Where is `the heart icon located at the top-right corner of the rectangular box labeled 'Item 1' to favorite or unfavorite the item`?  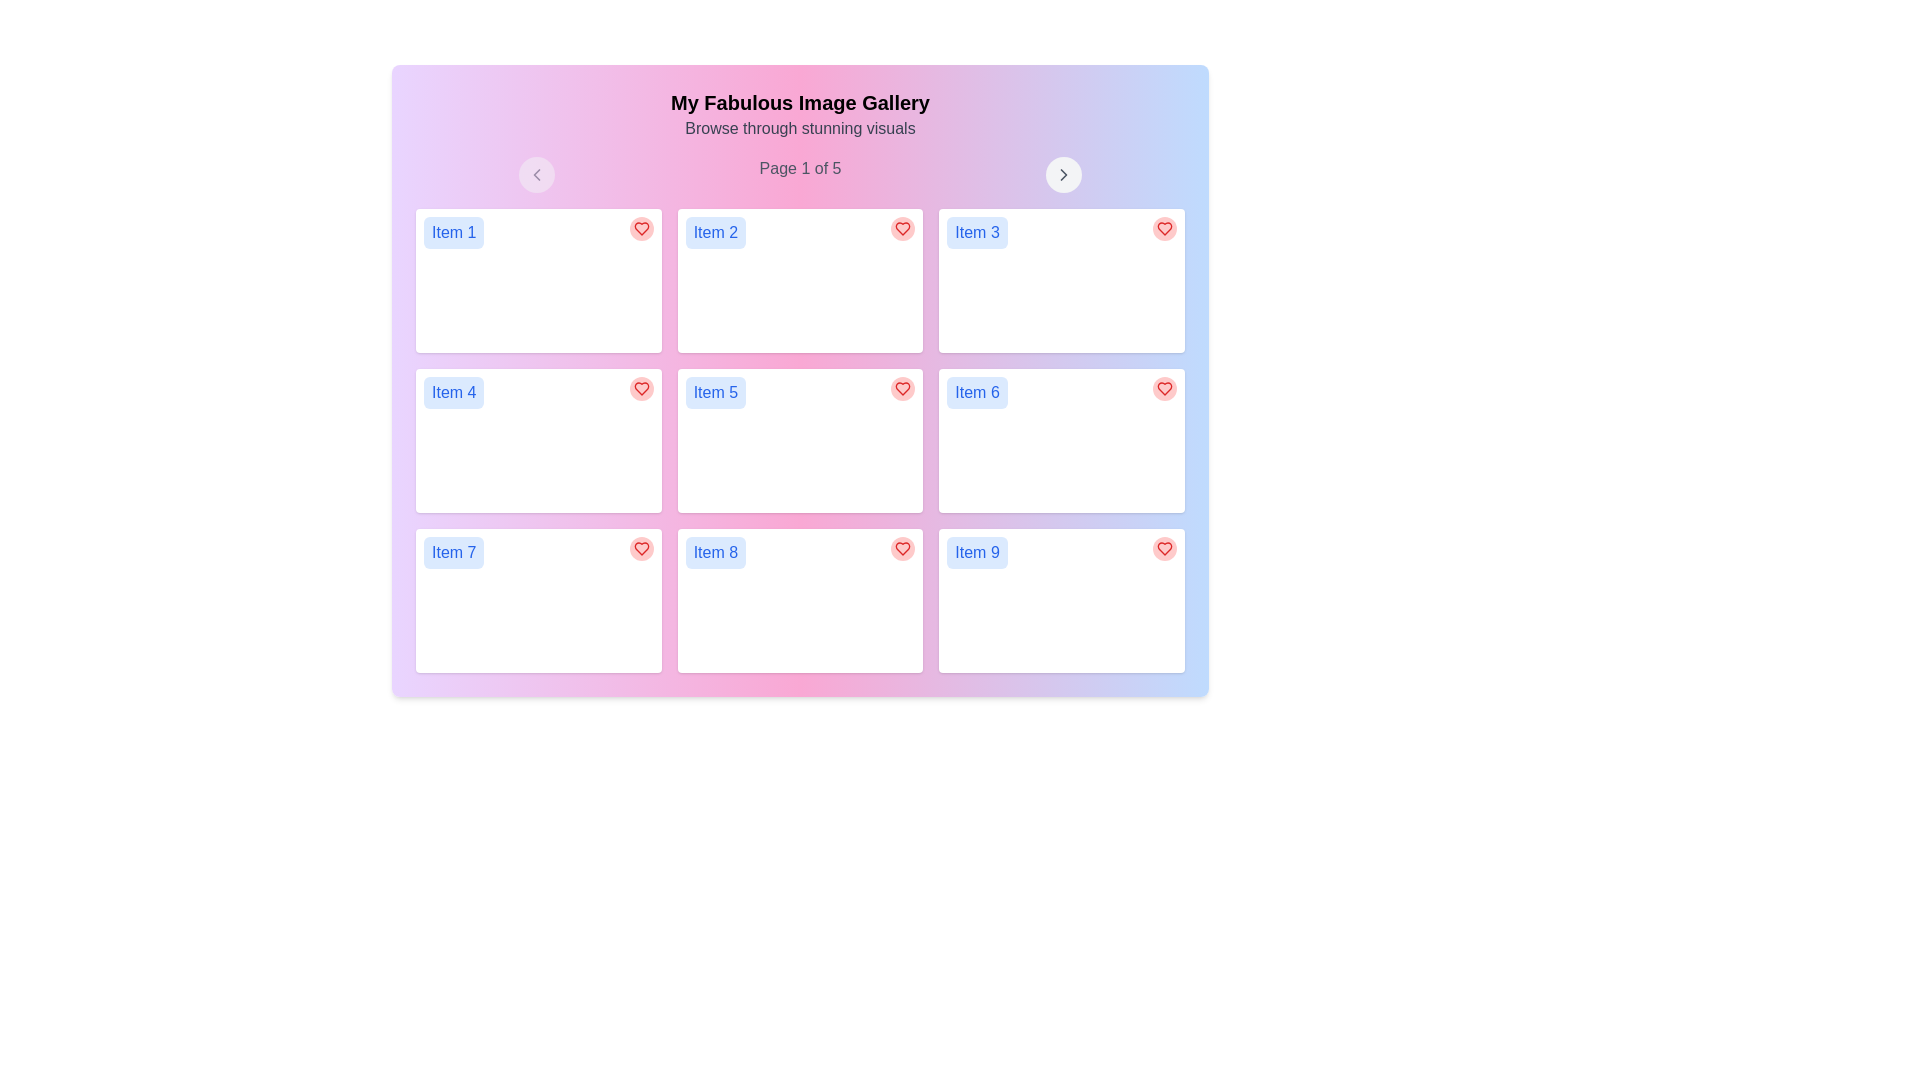 the heart icon located at the top-right corner of the rectangular box labeled 'Item 1' to favorite or unfavorite the item is located at coordinates (641, 227).